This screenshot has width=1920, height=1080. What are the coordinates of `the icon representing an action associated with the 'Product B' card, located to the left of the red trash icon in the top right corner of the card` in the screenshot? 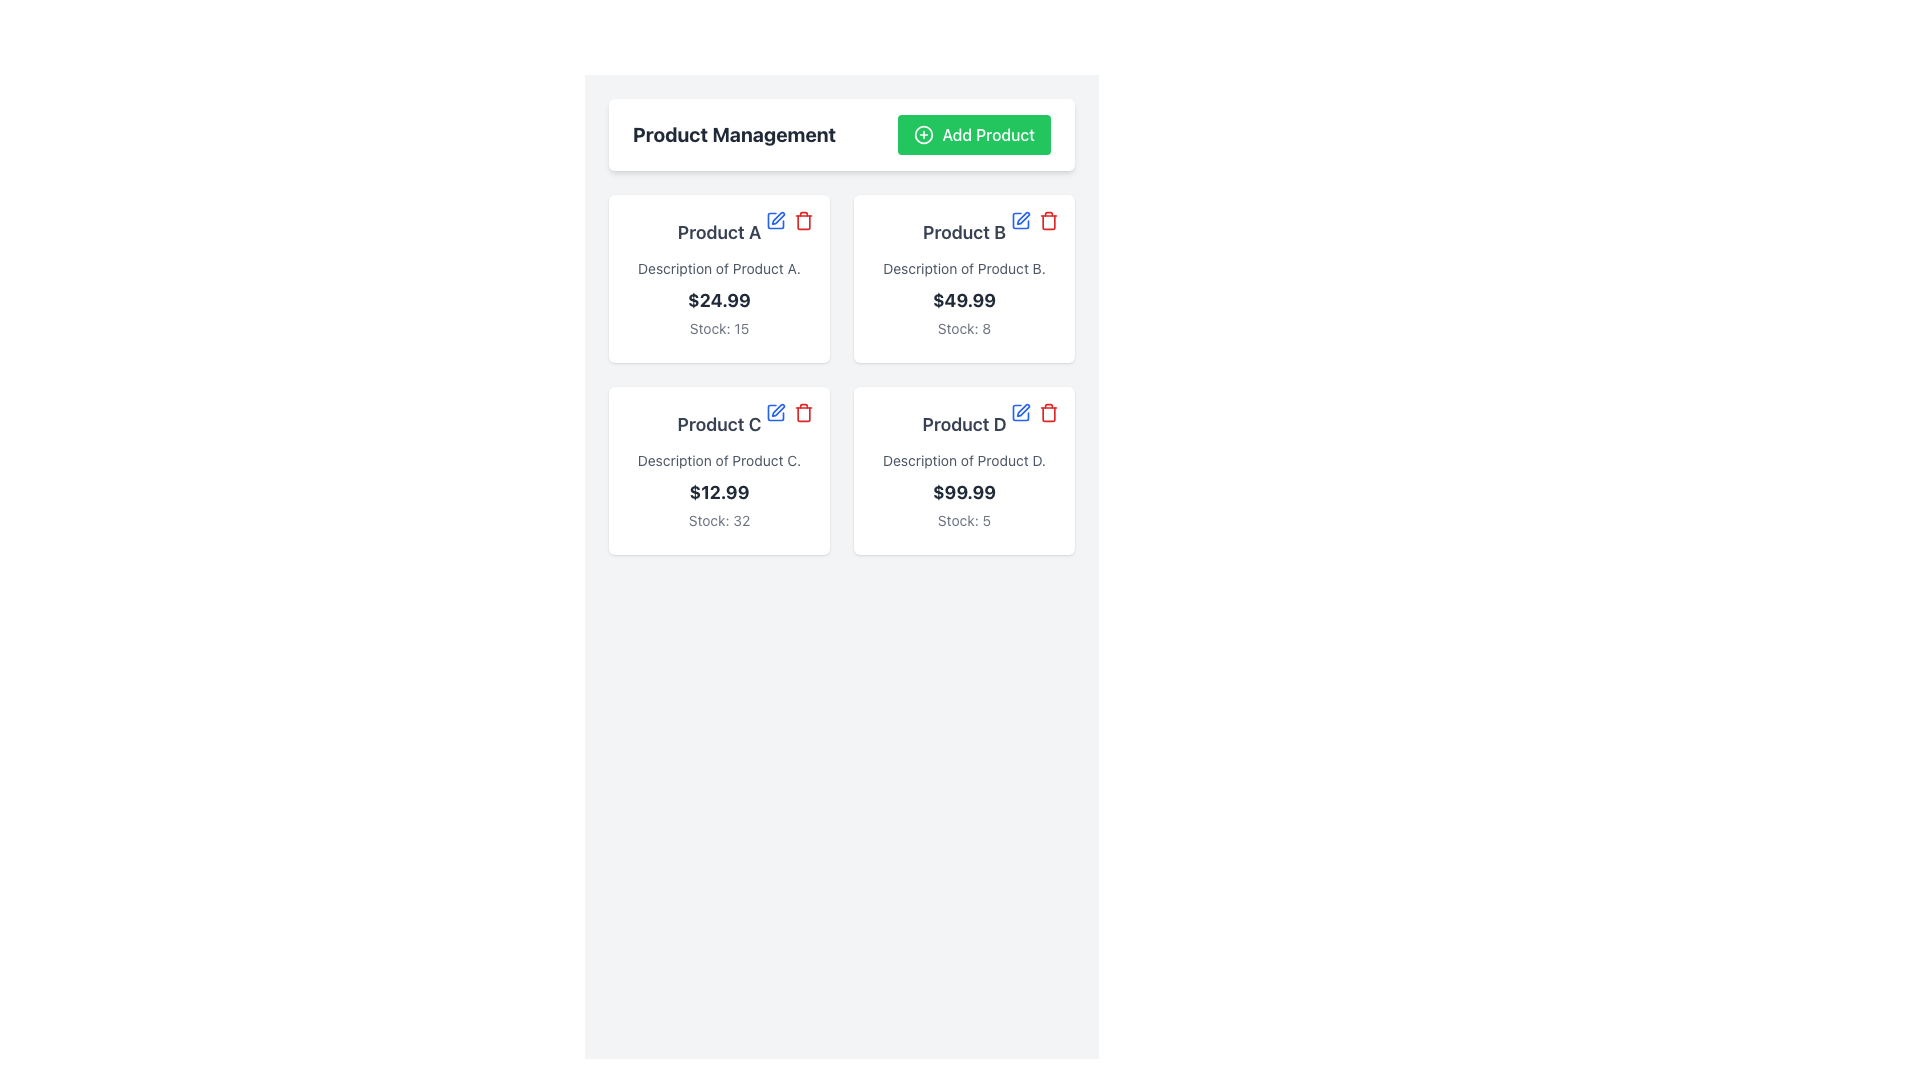 It's located at (775, 220).